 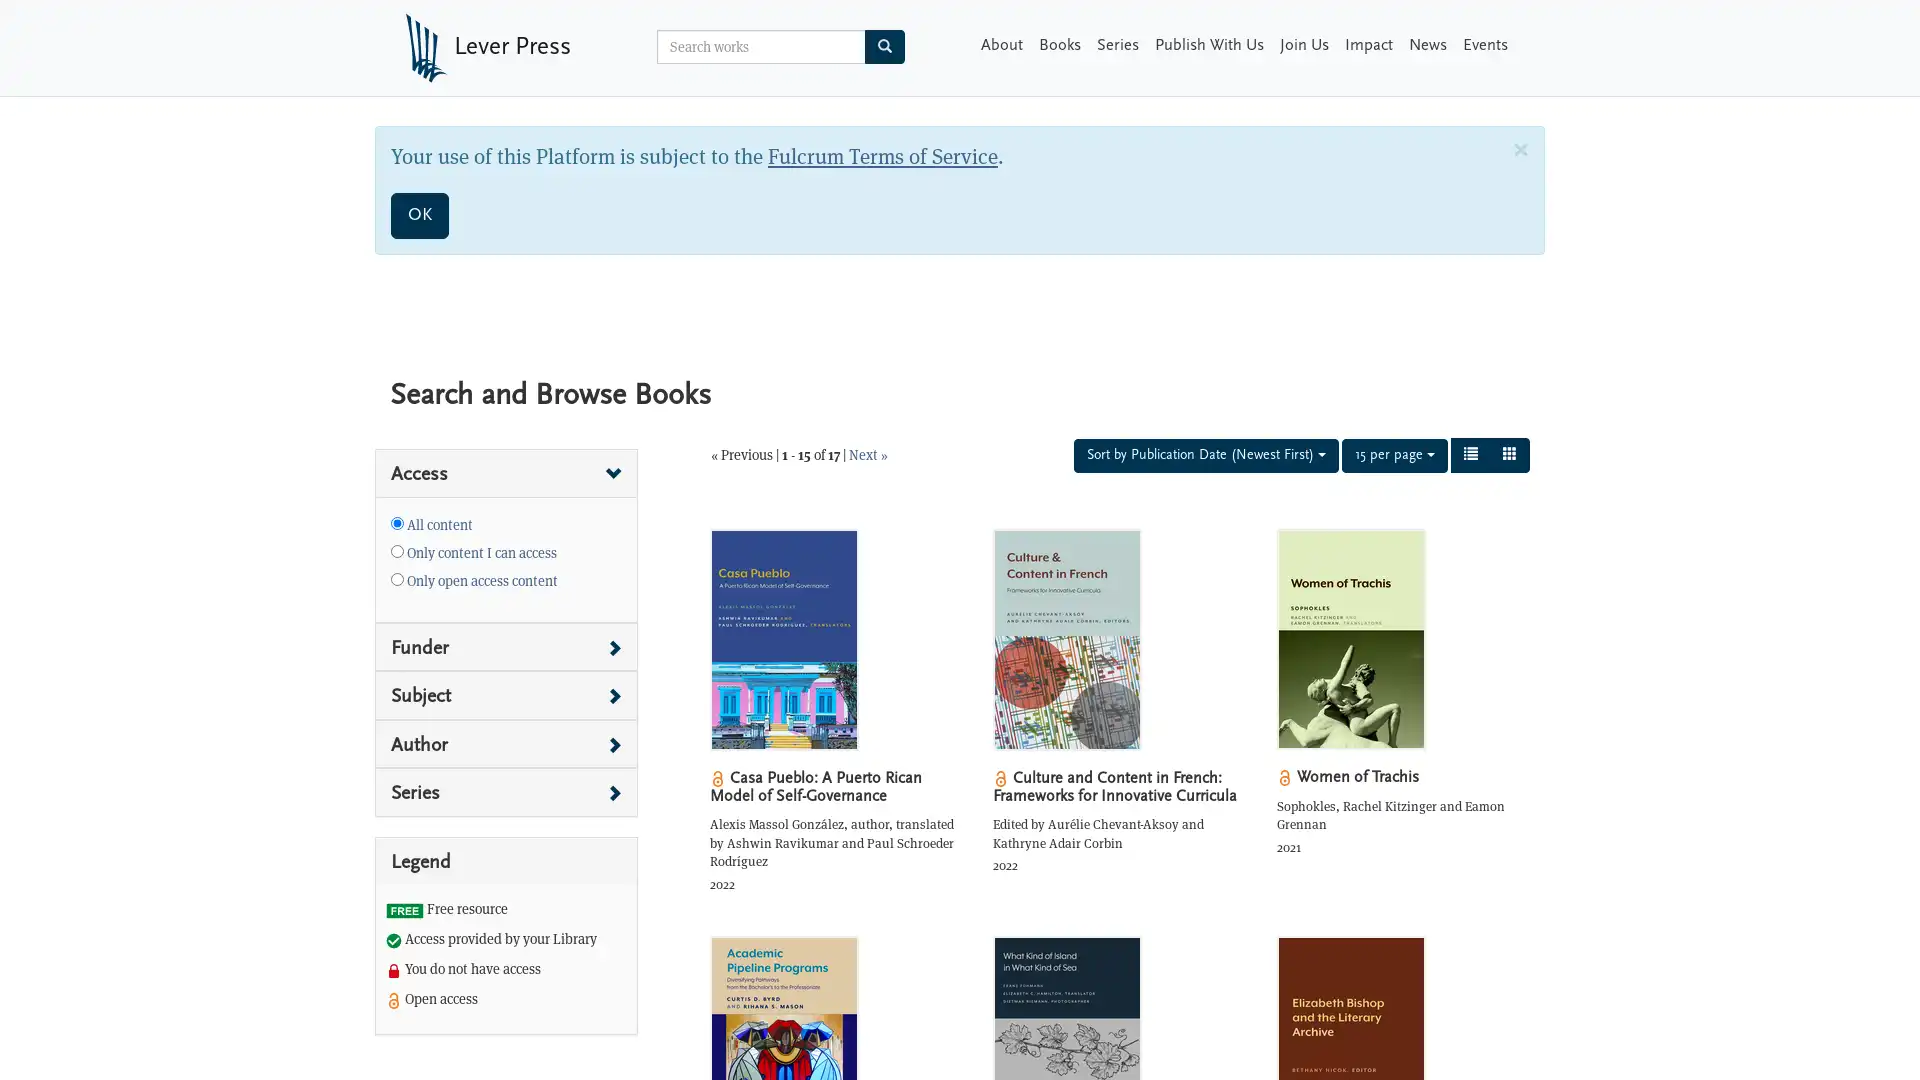 What do you see at coordinates (883, 45) in the screenshot?
I see `Search` at bounding box center [883, 45].